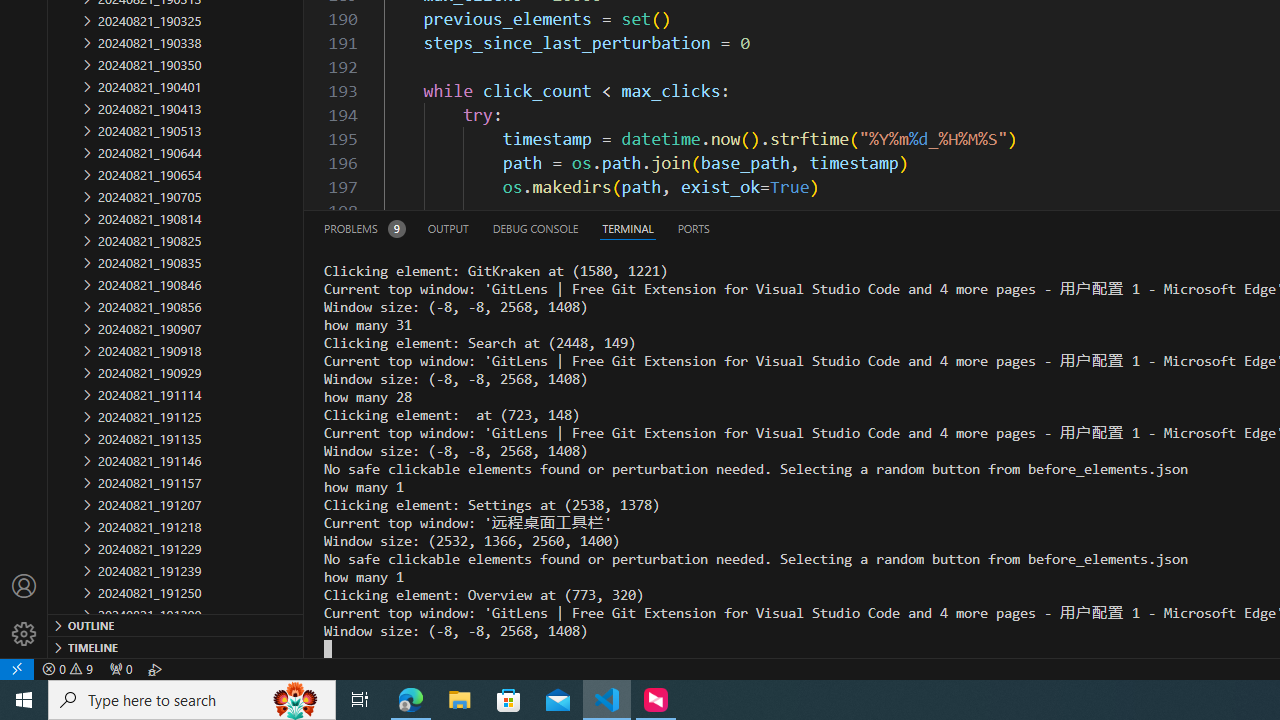 This screenshot has width=1280, height=720. Describe the element at coordinates (693, 227) in the screenshot. I see `'Ports'` at that location.